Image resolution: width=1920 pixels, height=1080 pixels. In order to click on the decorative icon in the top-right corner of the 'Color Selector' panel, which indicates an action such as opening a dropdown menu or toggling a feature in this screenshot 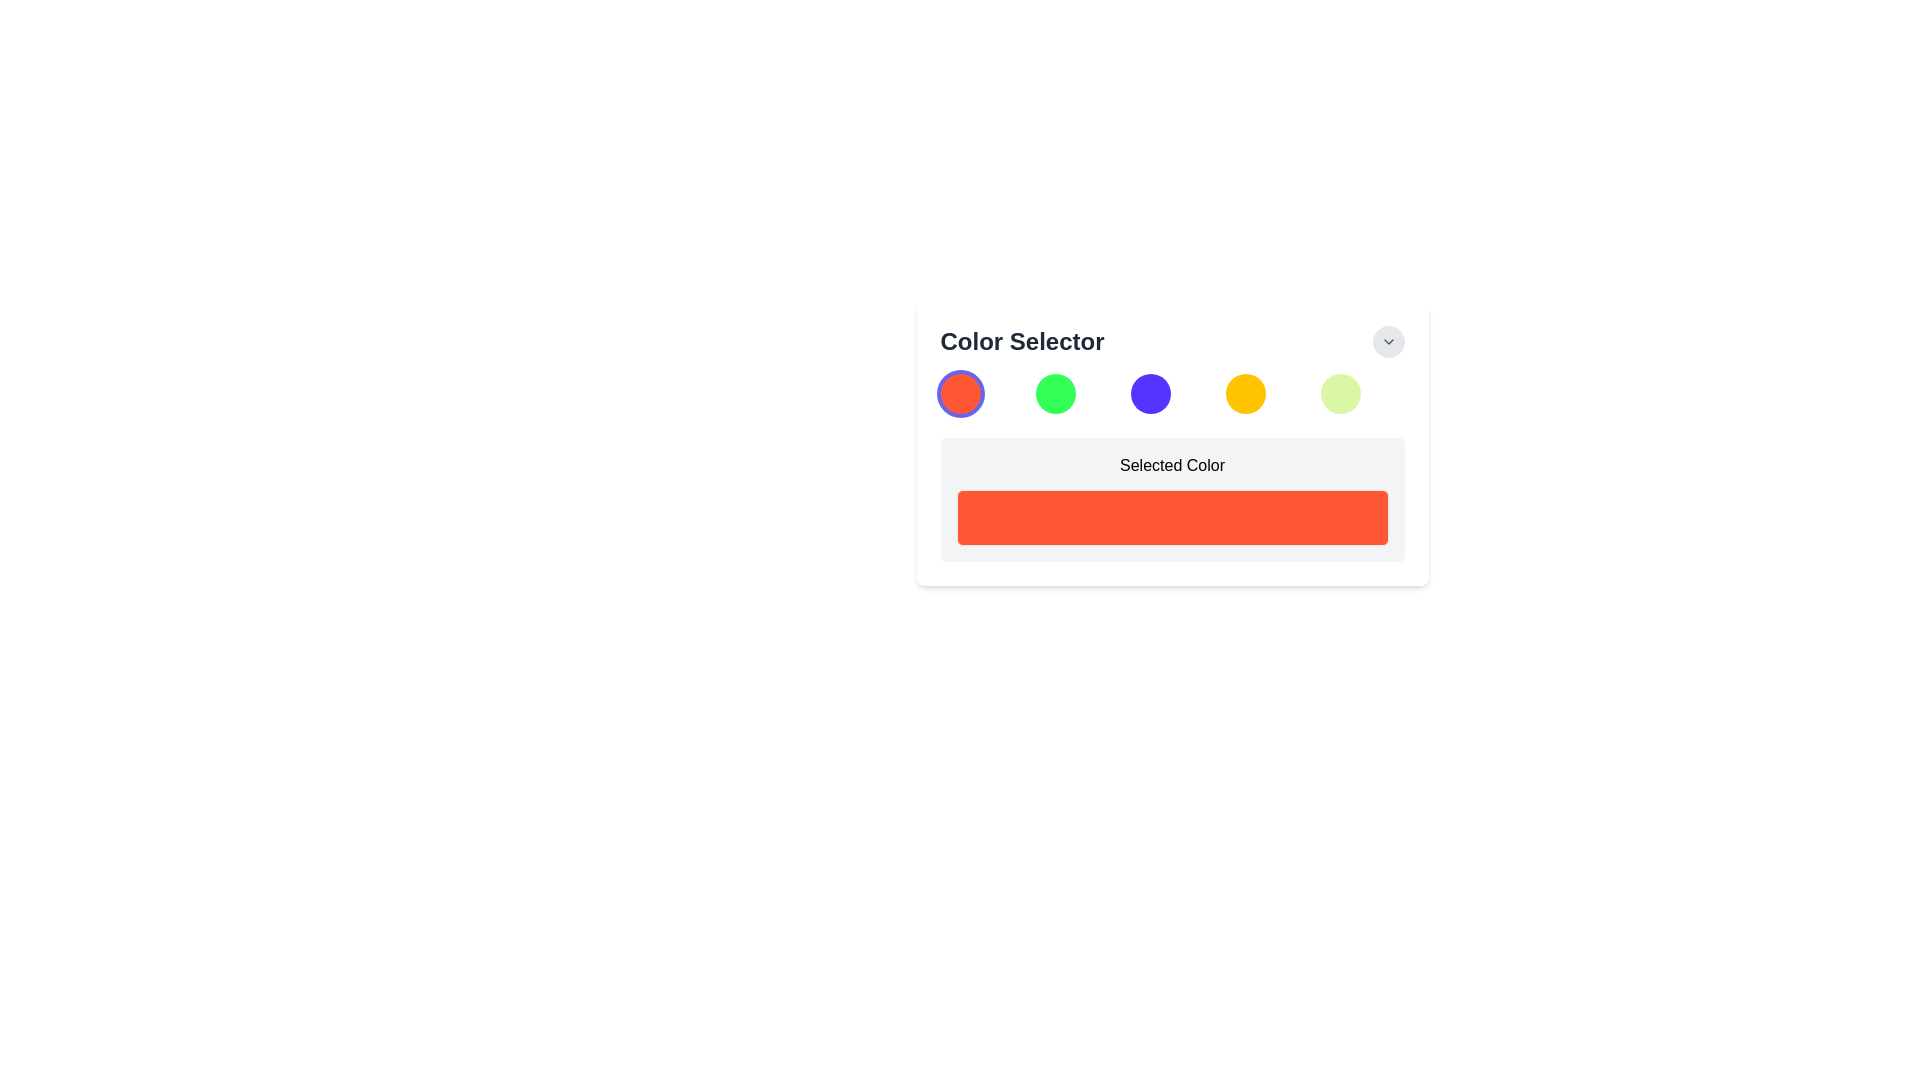, I will do `click(1387, 341)`.